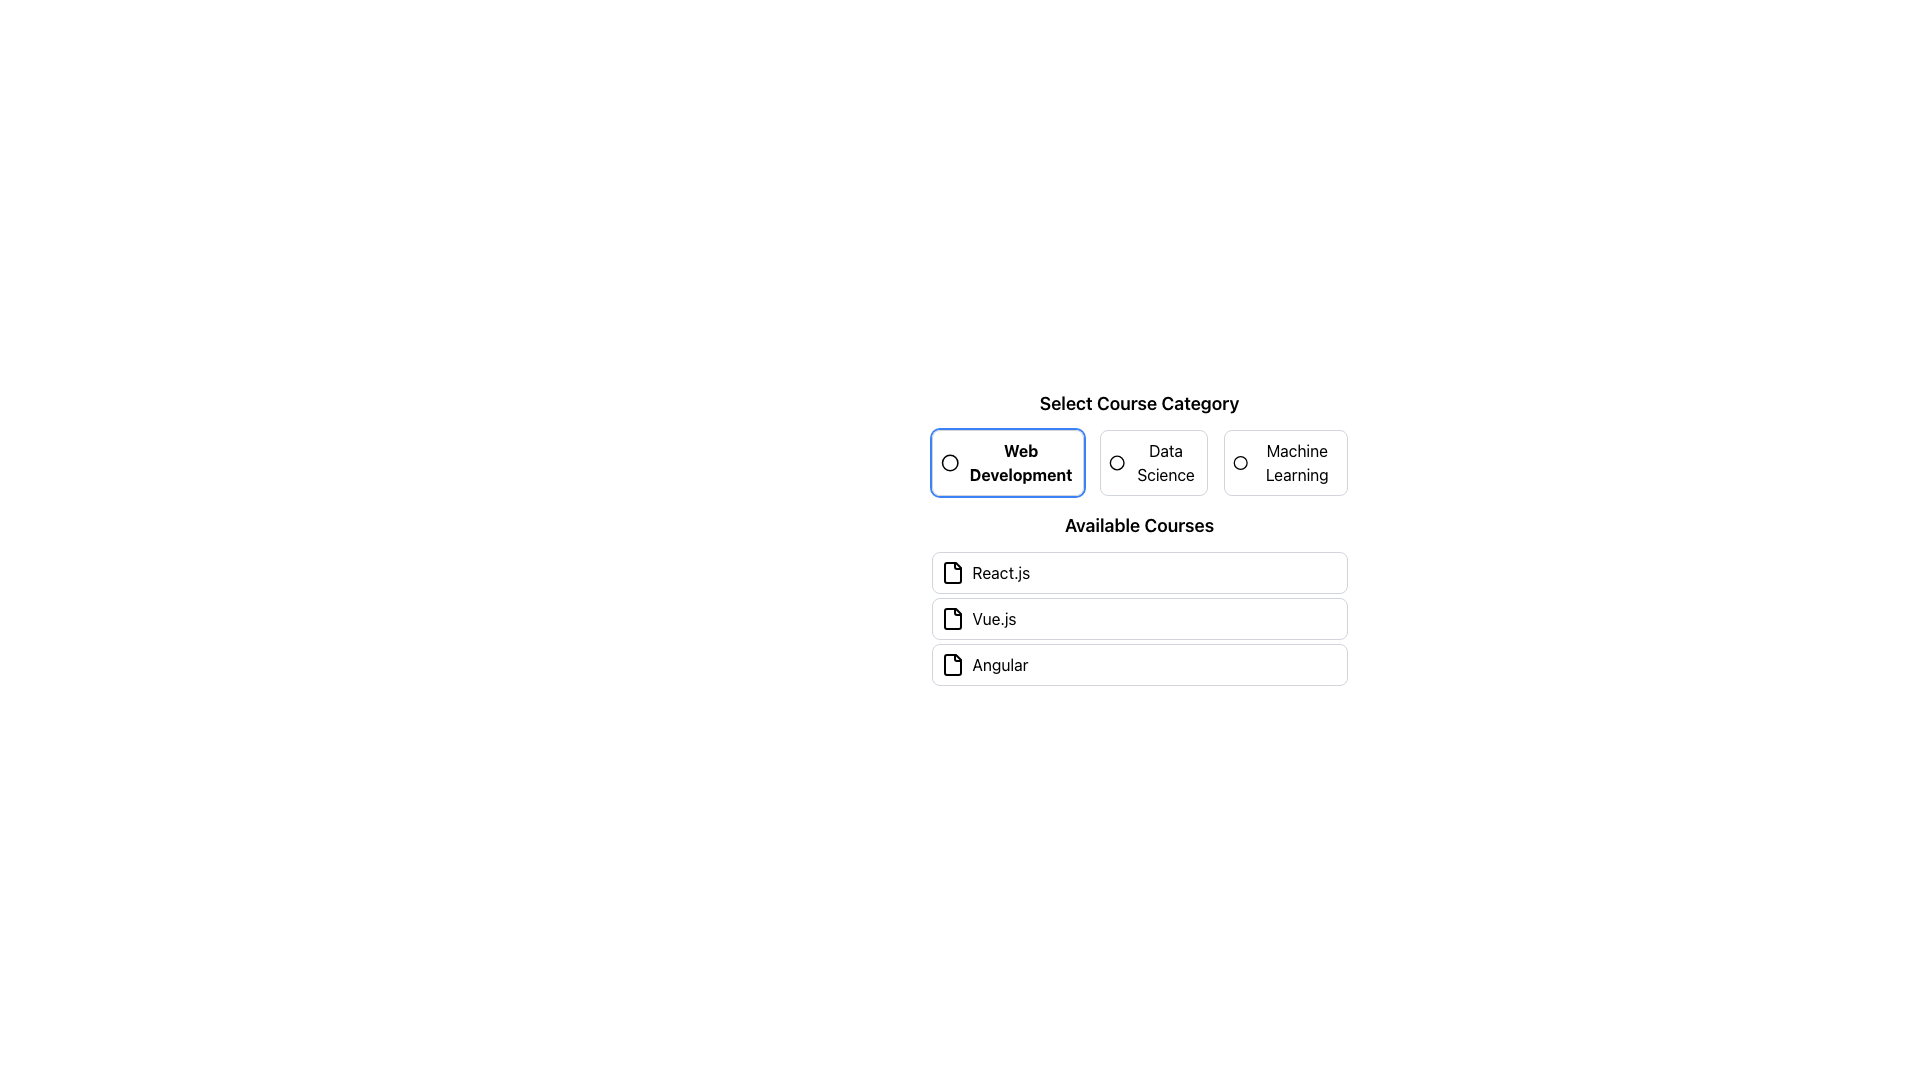  I want to click on the 'Web Development' category selector button located at the top-left of the button, near its border, so click(948, 462).